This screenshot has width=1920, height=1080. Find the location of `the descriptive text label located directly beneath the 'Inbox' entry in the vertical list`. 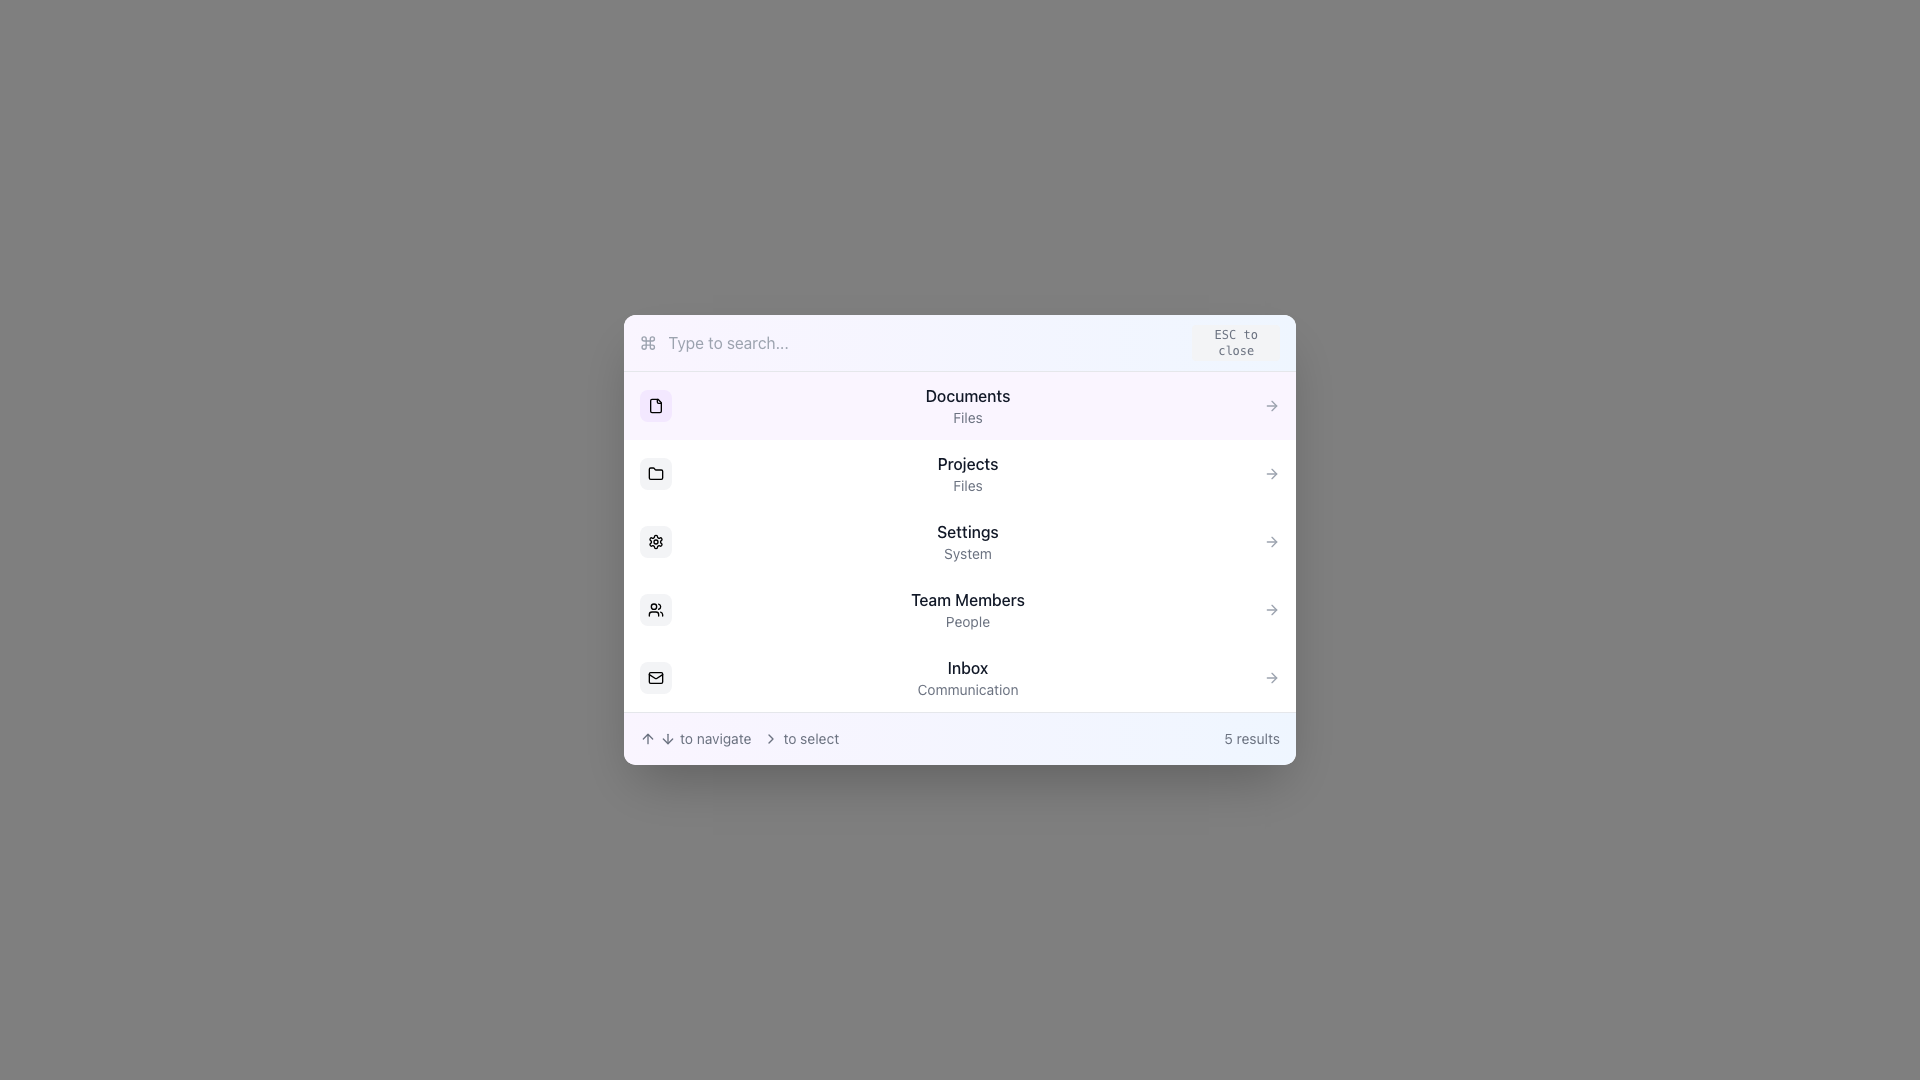

the descriptive text label located directly beneath the 'Inbox' entry in the vertical list is located at coordinates (968, 689).